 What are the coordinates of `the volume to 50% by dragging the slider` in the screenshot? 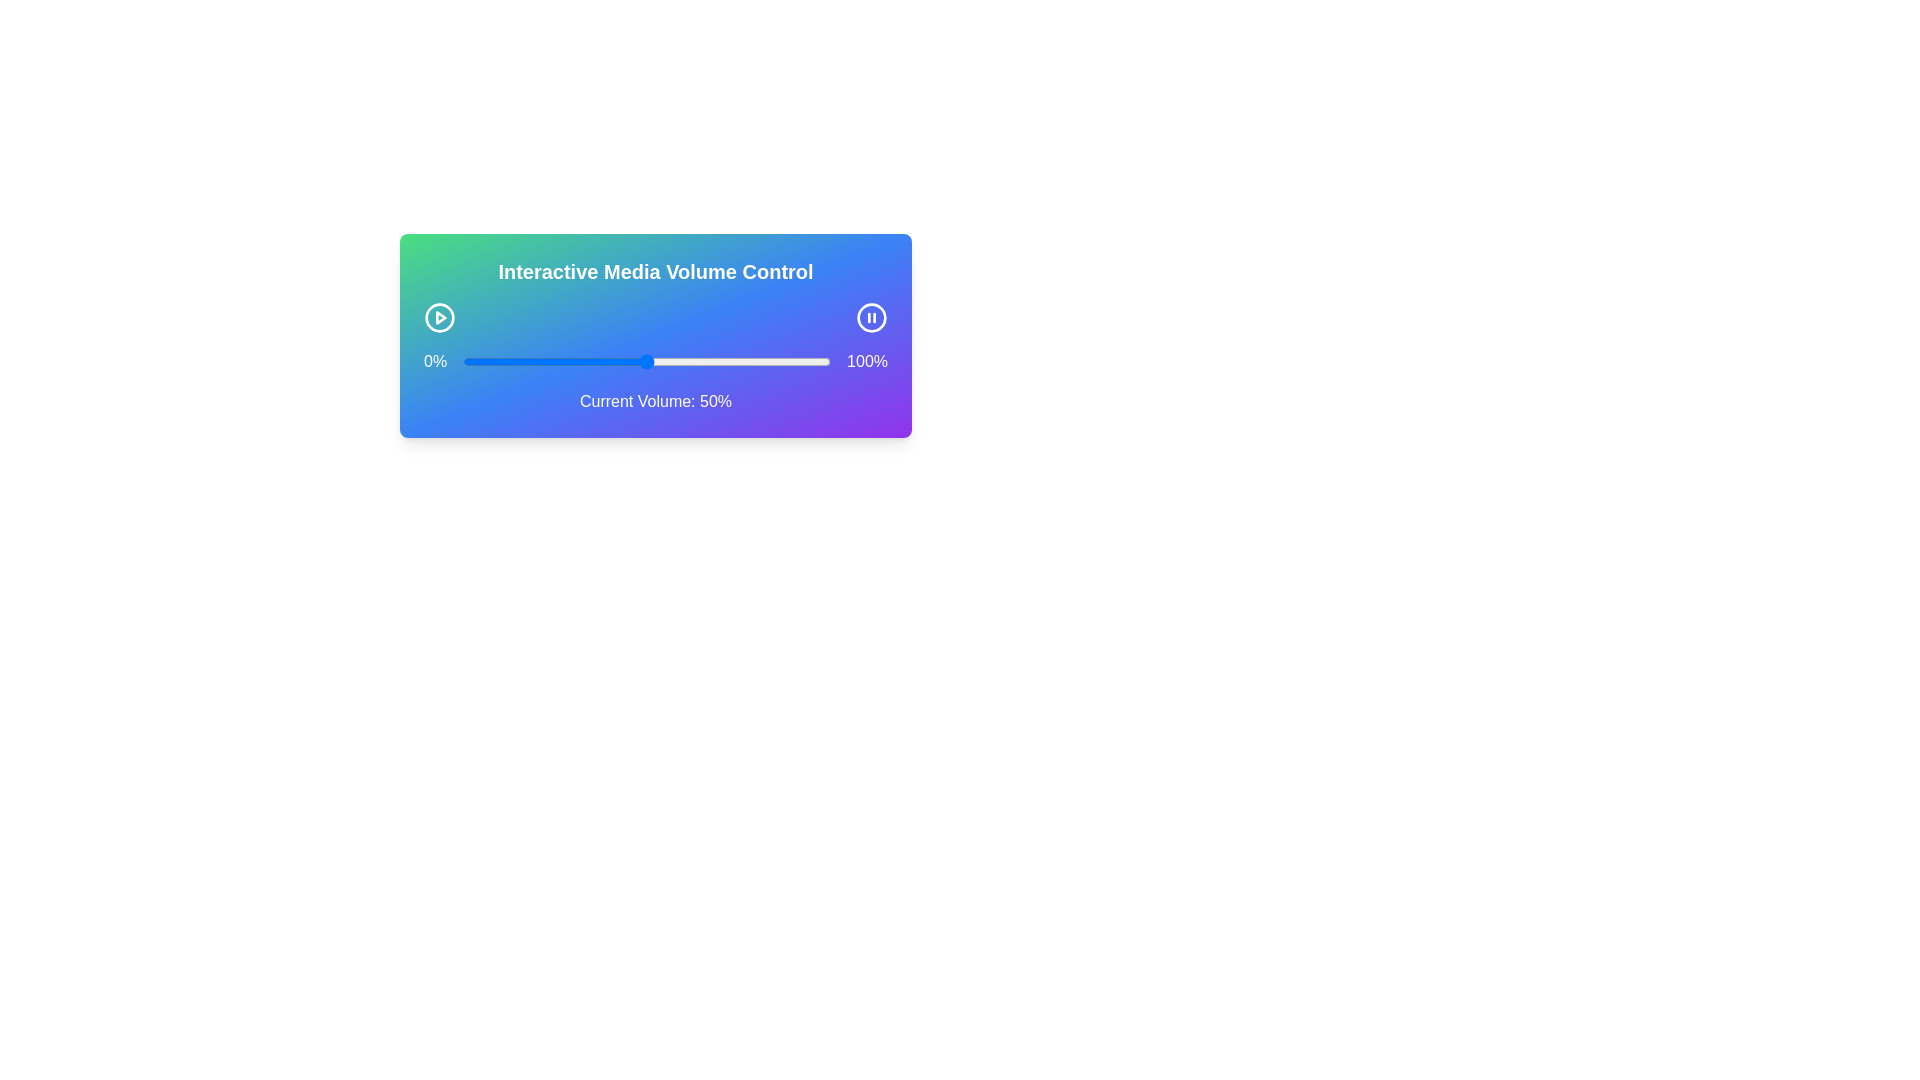 It's located at (647, 362).